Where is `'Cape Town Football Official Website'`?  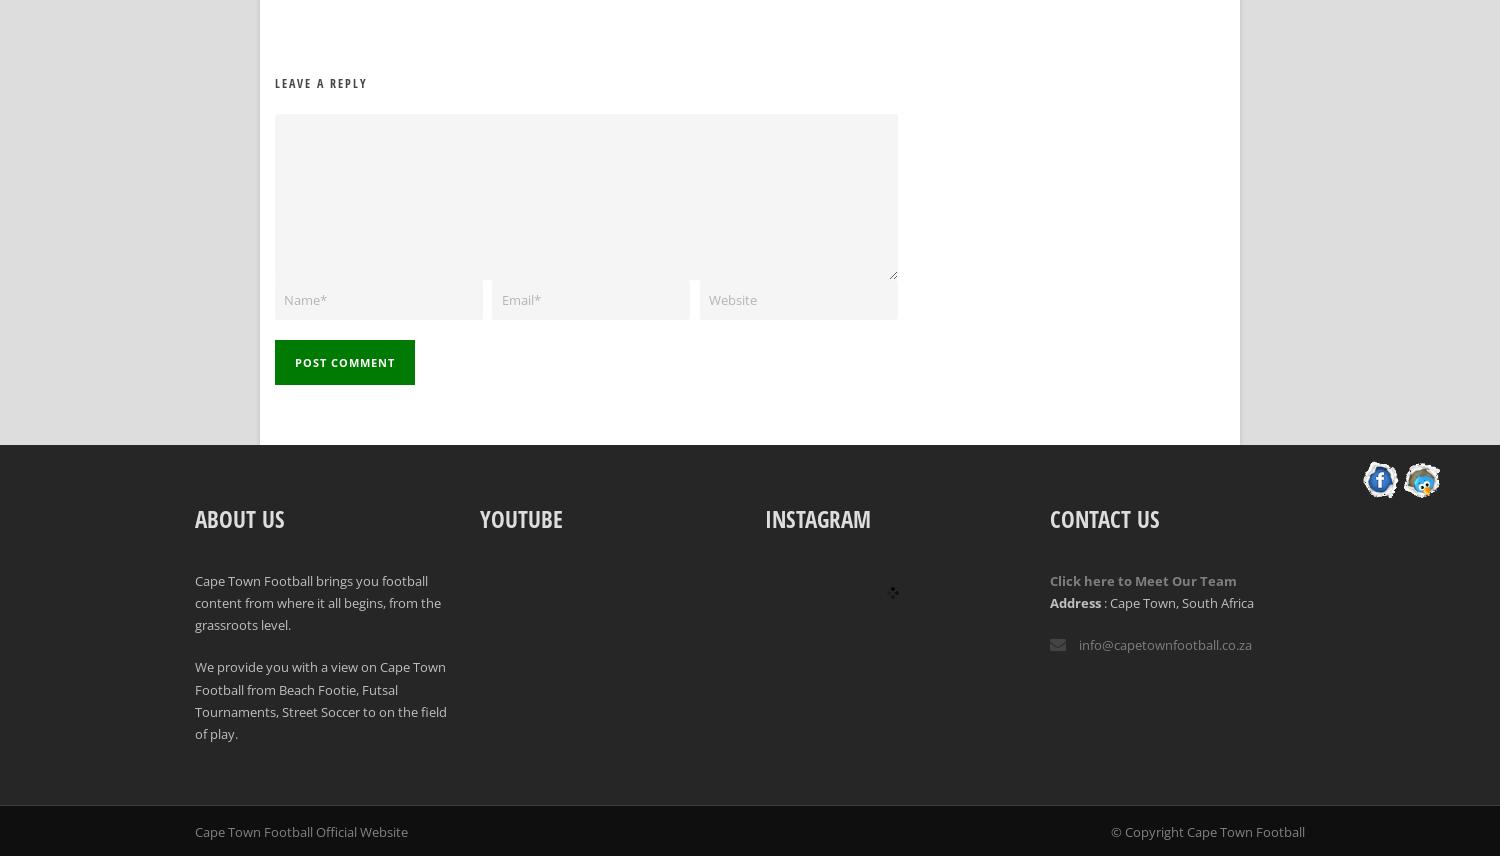 'Cape Town Football Official Website' is located at coordinates (301, 830).